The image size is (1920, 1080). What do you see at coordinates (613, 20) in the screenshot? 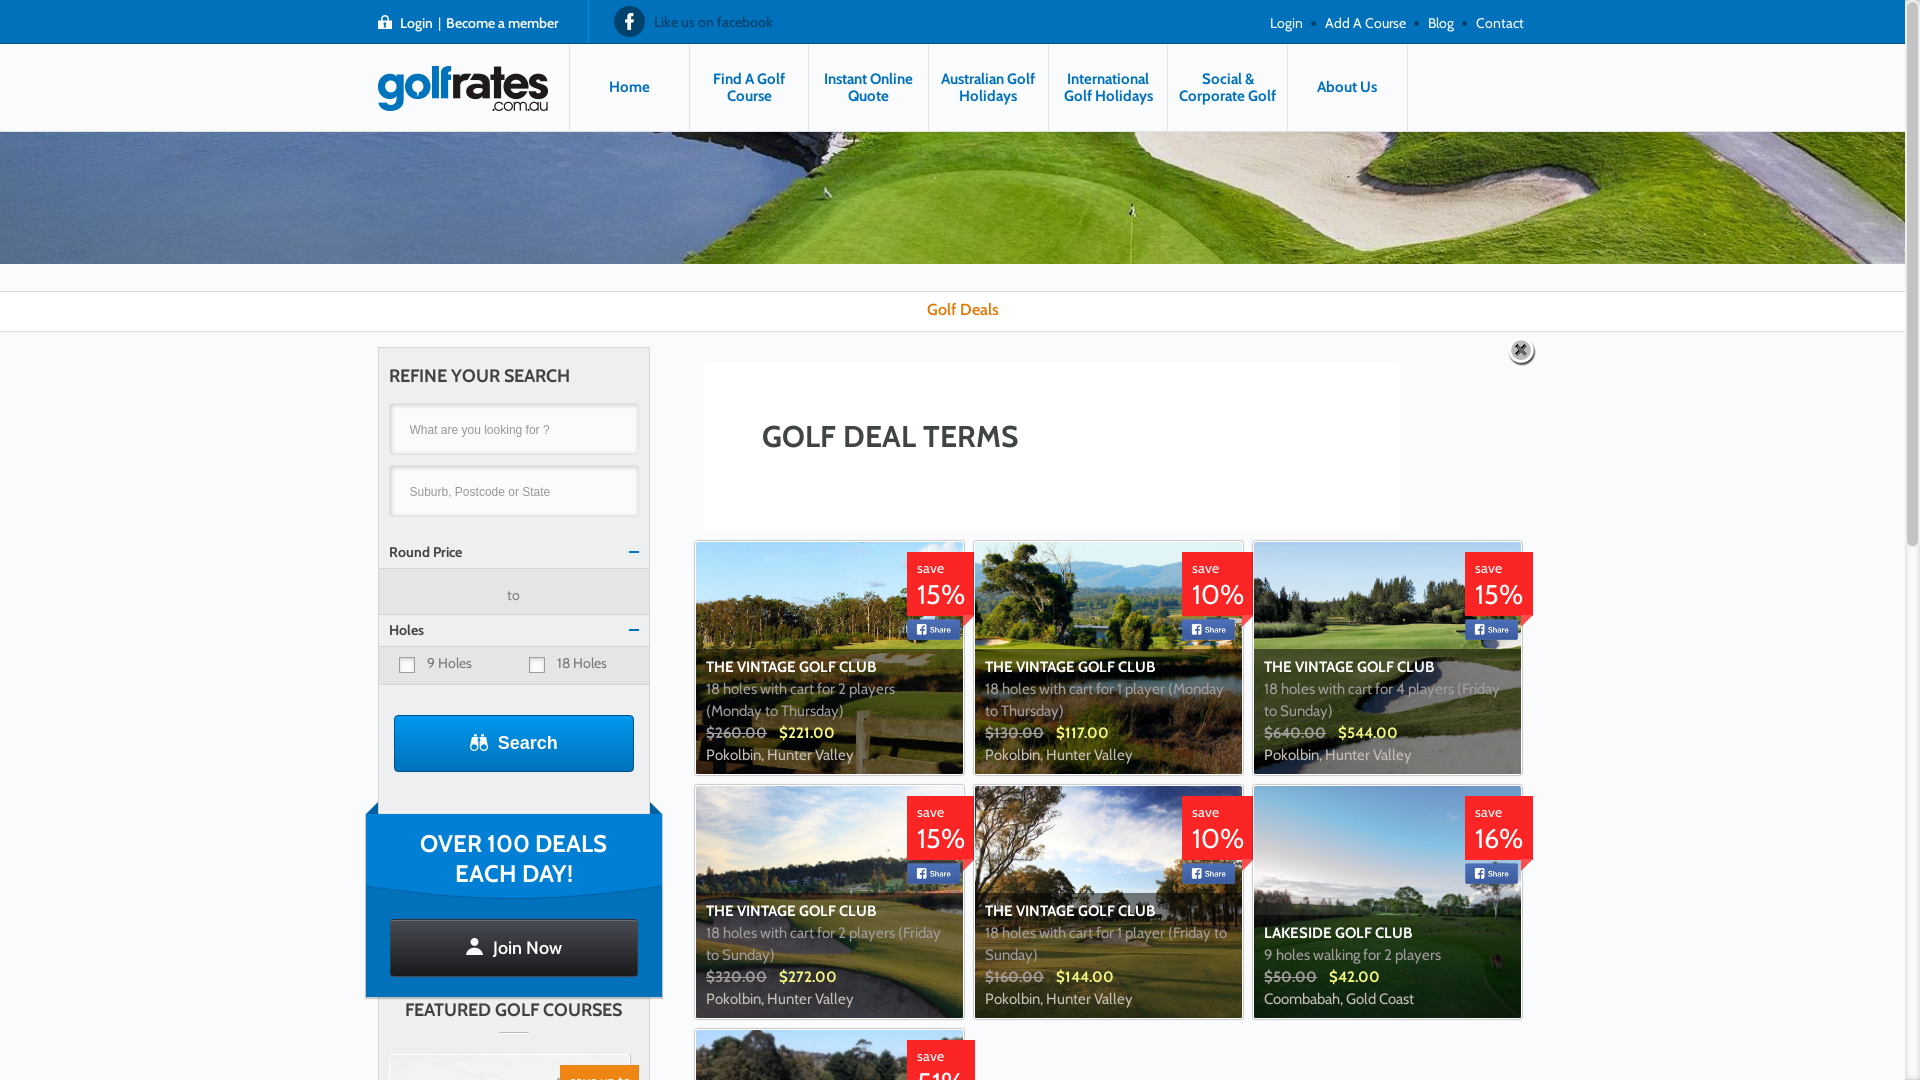
I see `'Like us on facebook'` at bounding box center [613, 20].